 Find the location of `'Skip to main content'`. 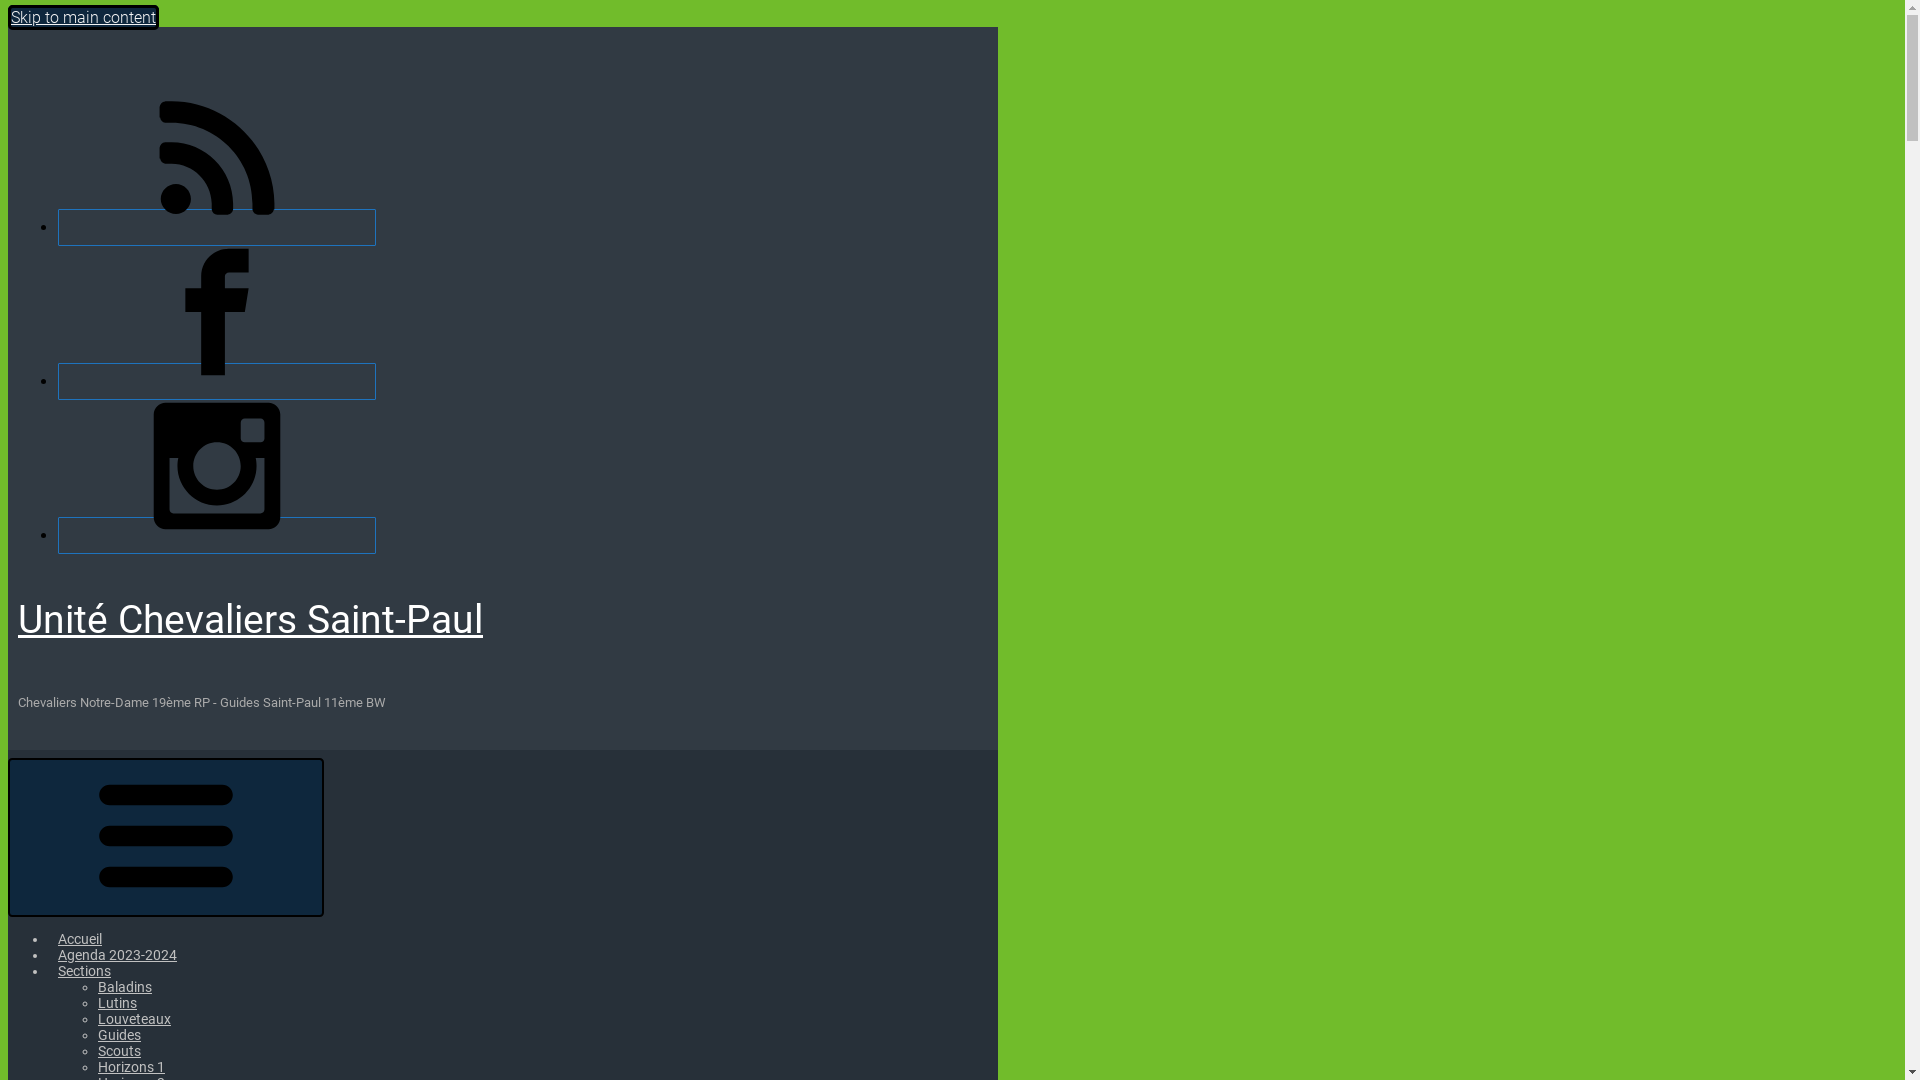

'Skip to main content' is located at coordinates (82, 17).